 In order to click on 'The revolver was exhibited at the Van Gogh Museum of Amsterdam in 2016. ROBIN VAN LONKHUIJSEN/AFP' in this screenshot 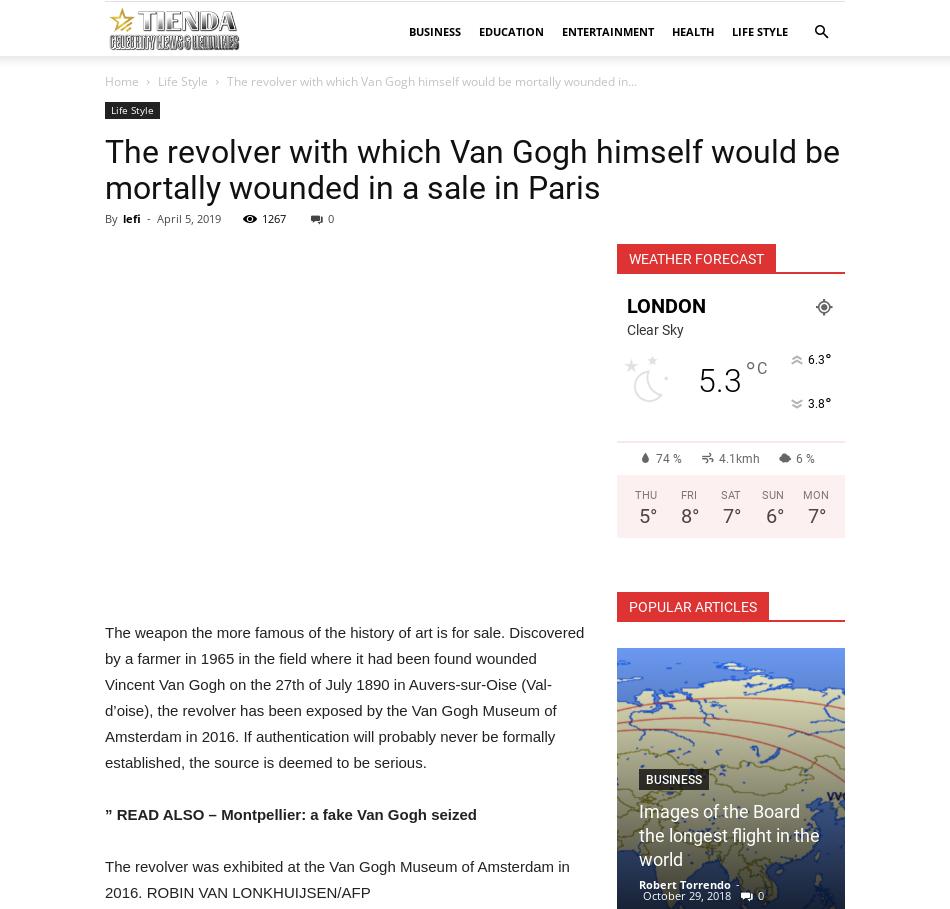, I will do `click(104, 879)`.